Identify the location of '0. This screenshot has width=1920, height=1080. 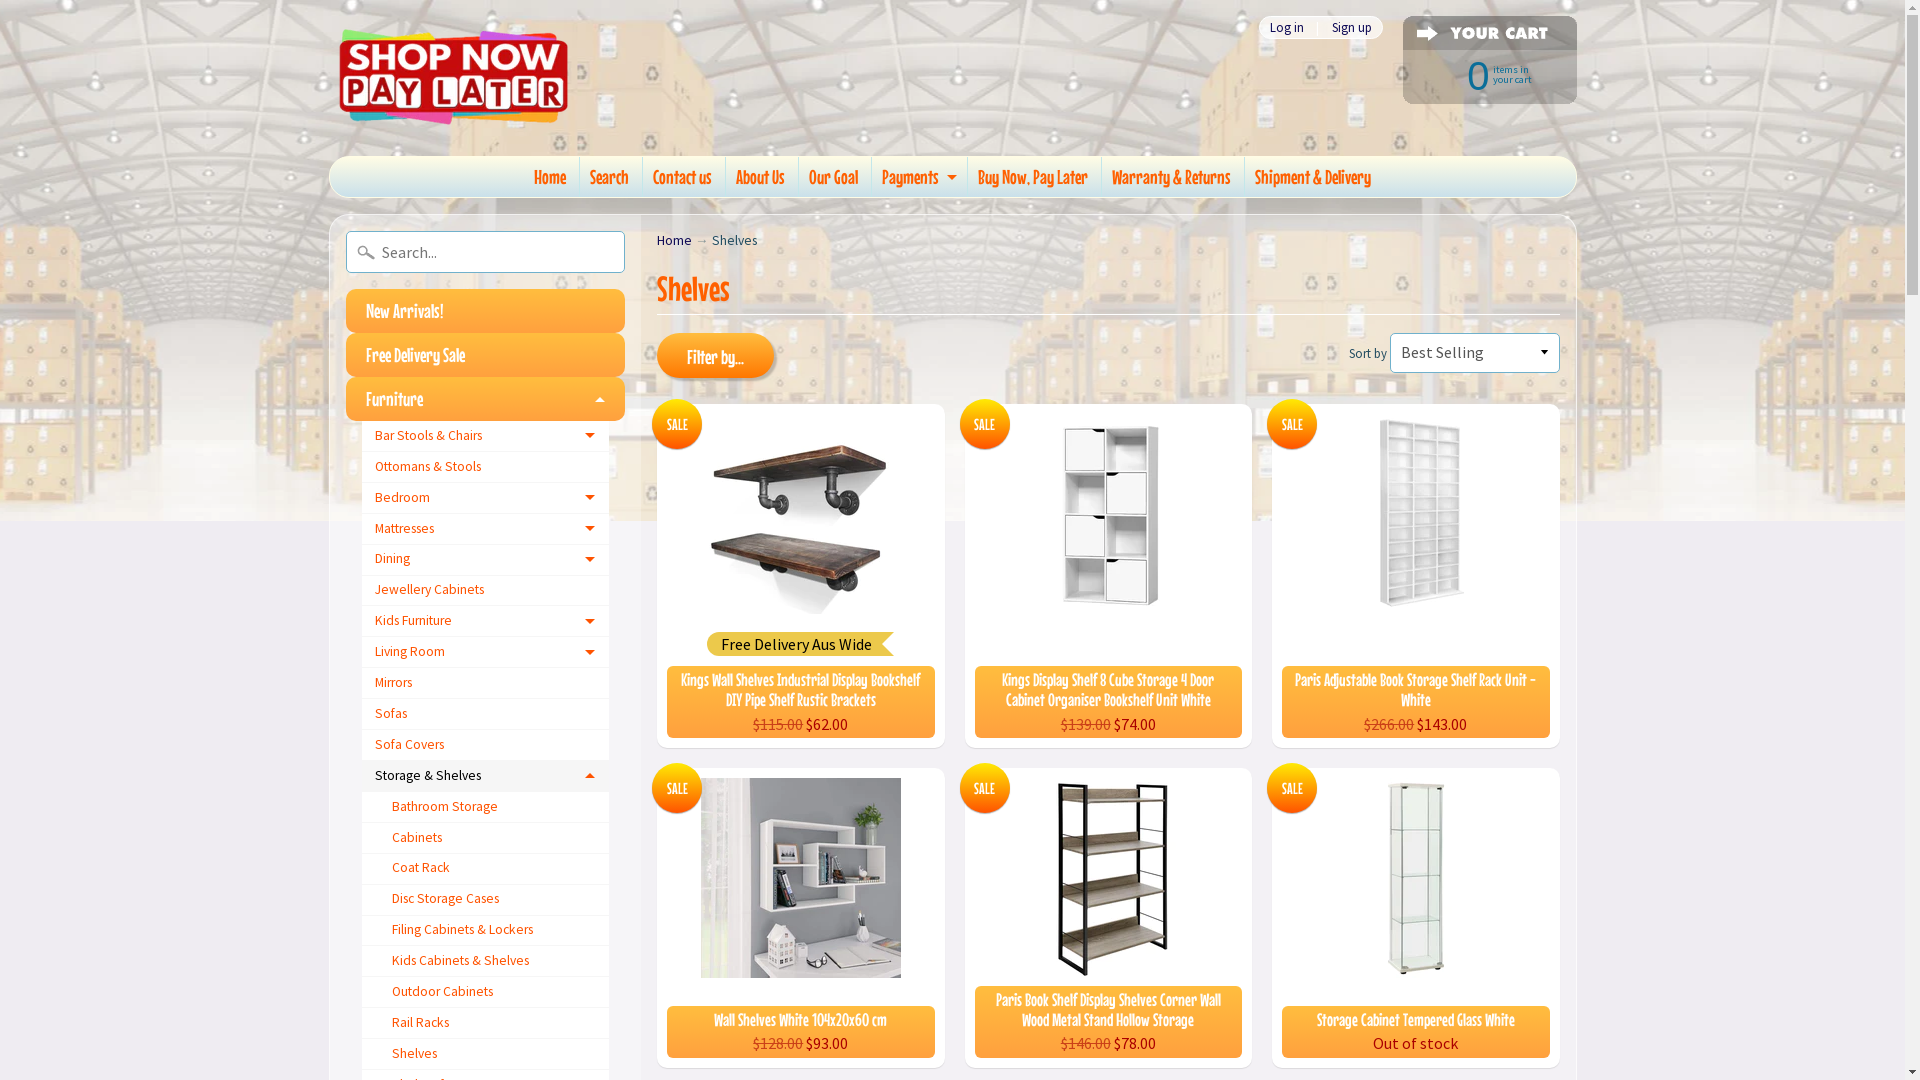
(1382, 72).